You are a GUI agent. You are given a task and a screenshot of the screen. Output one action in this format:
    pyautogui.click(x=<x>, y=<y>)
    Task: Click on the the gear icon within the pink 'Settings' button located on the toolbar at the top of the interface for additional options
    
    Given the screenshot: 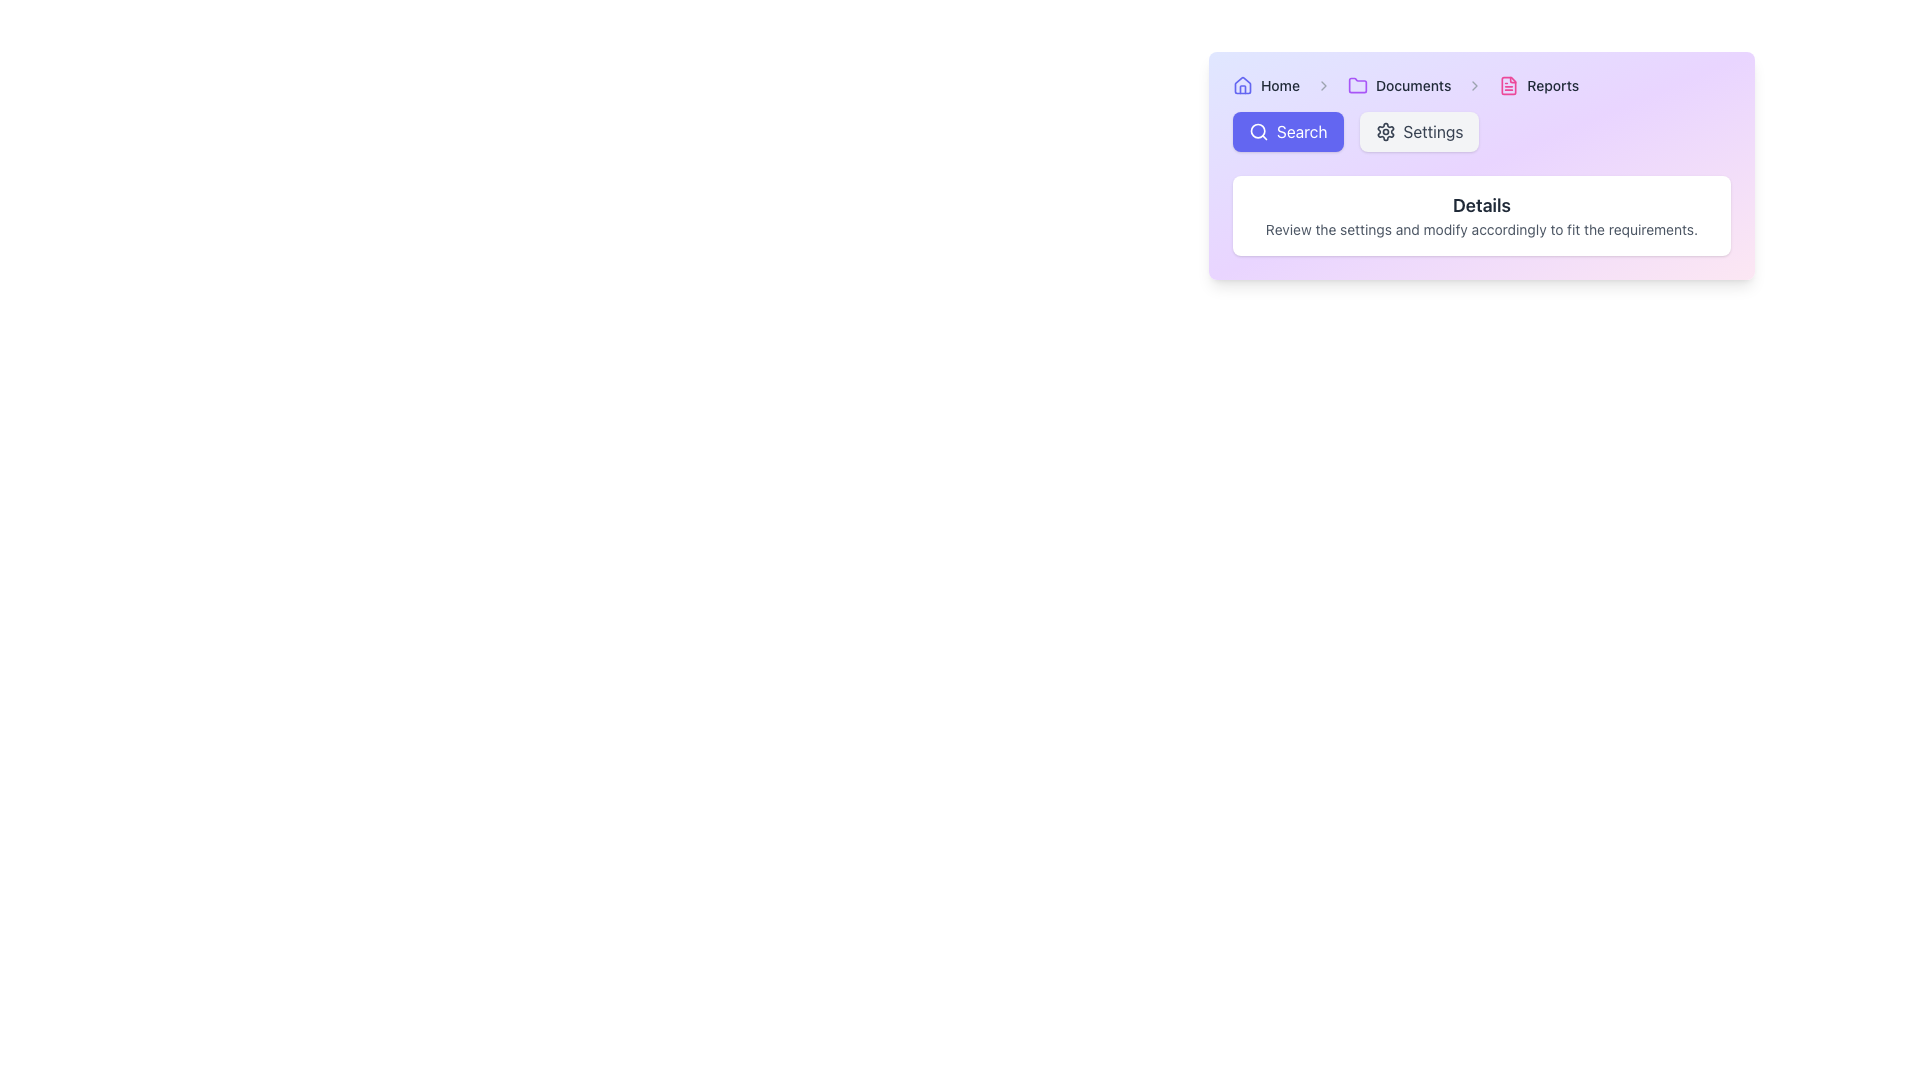 What is the action you would take?
    pyautogui.click(x=1384, y=131)
    